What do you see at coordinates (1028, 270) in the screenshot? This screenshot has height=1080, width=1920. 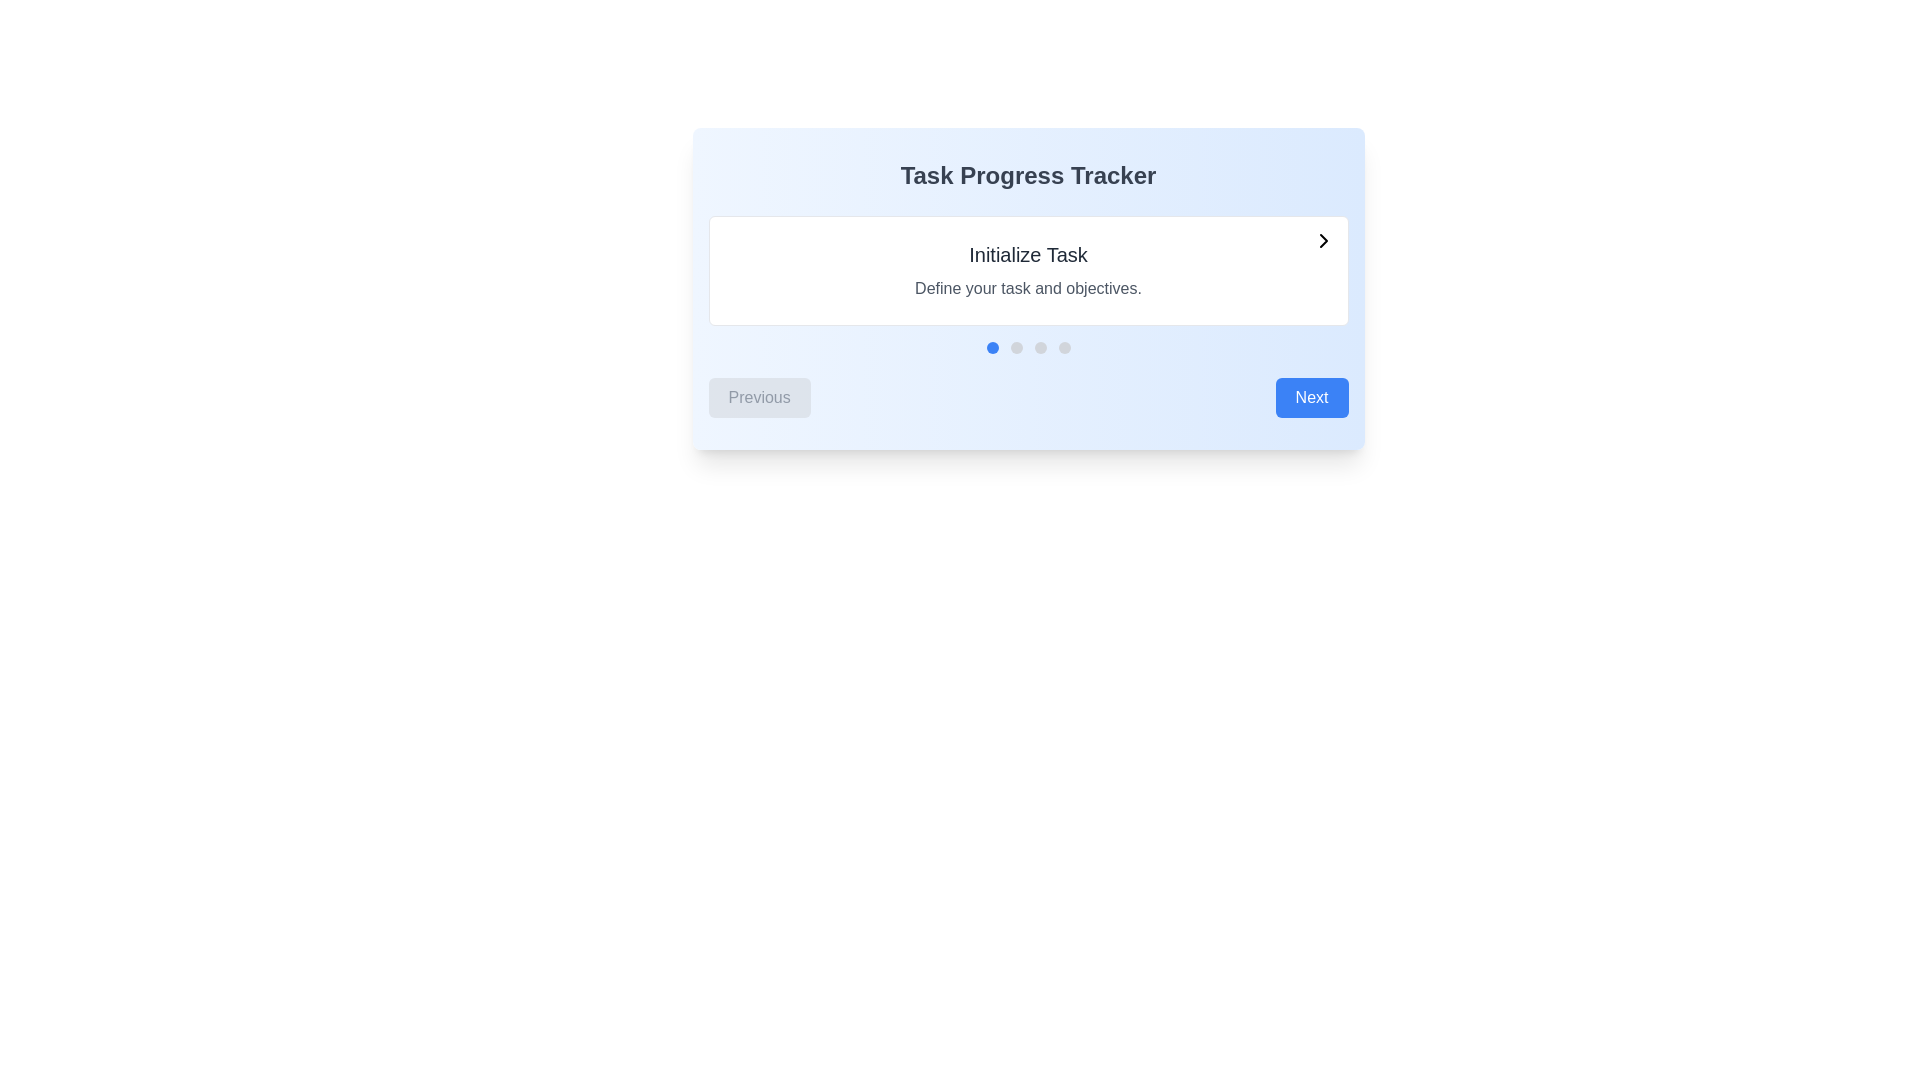 I see `the text block that contains the title 'Initialize Task' and the description 'Define your task and objectives.'` at bounding box center [1028, 270].